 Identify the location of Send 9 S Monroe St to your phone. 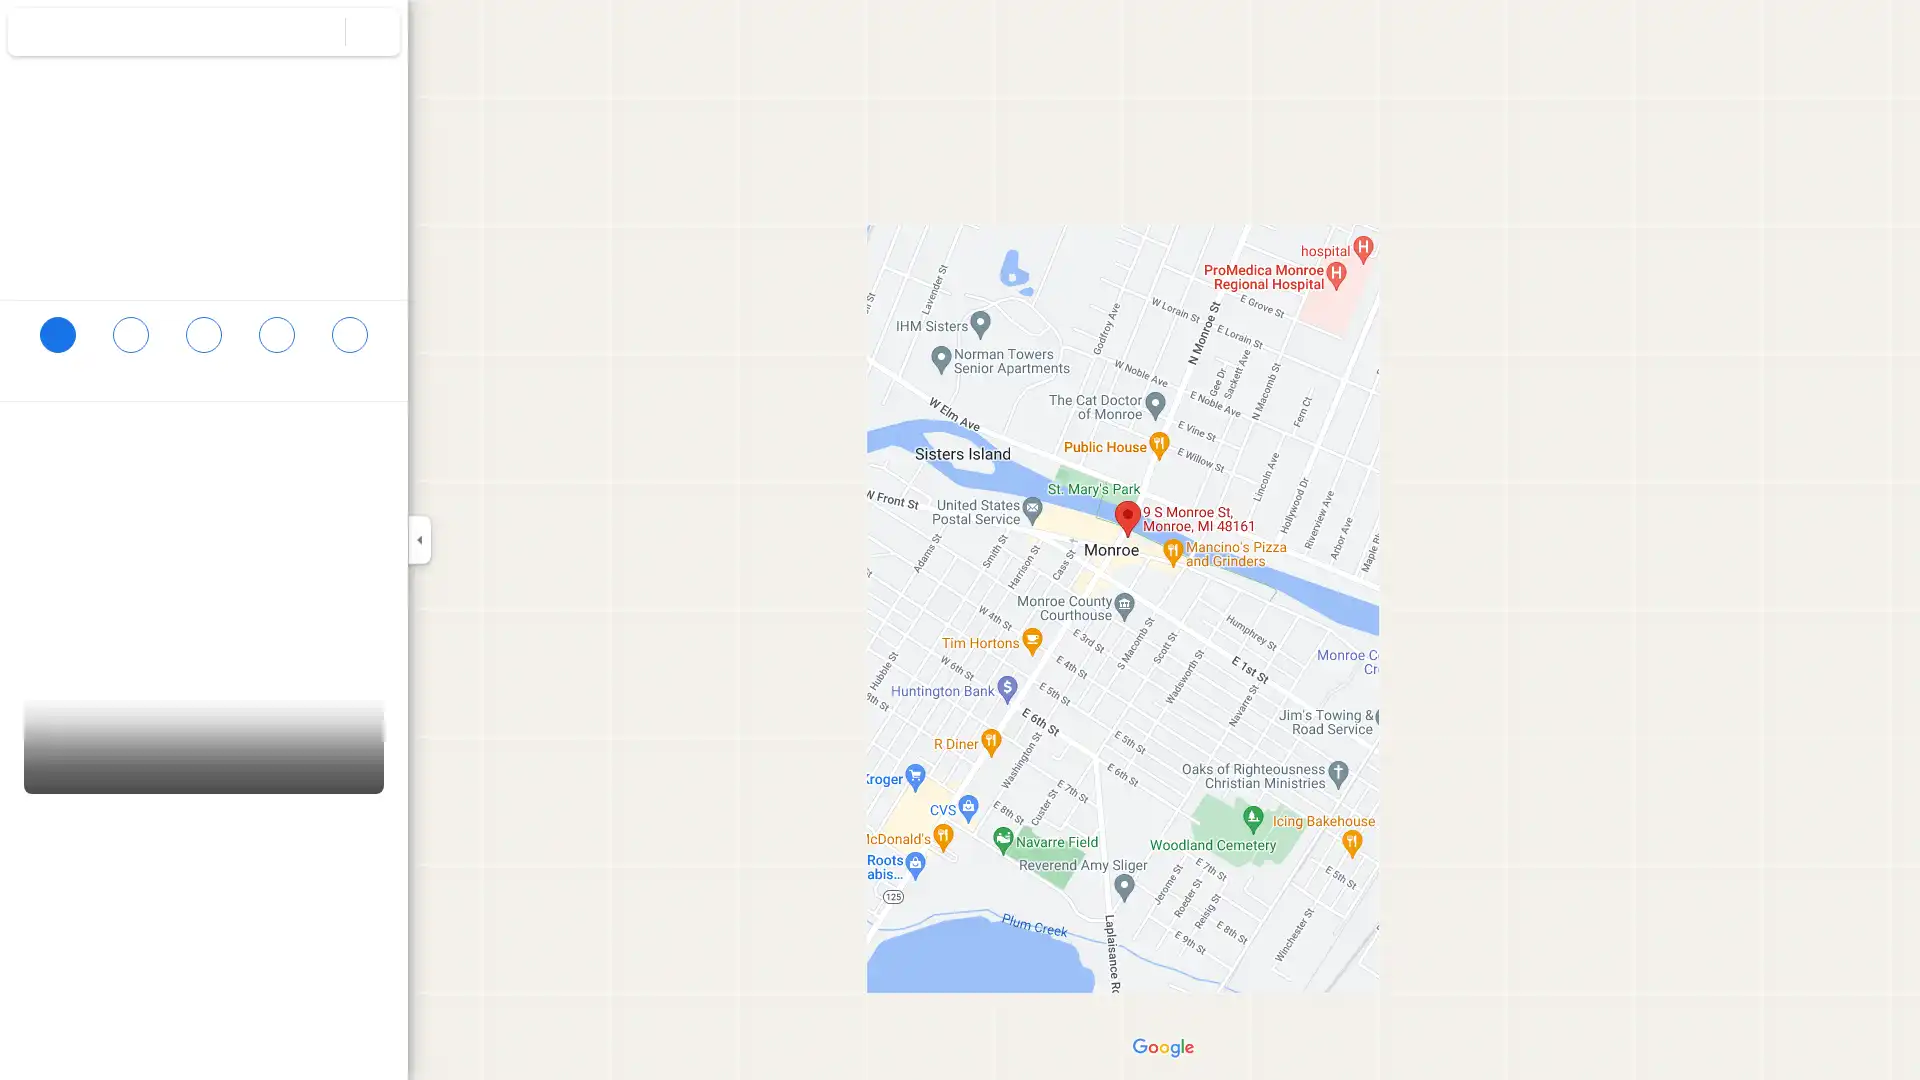
(275, 350).